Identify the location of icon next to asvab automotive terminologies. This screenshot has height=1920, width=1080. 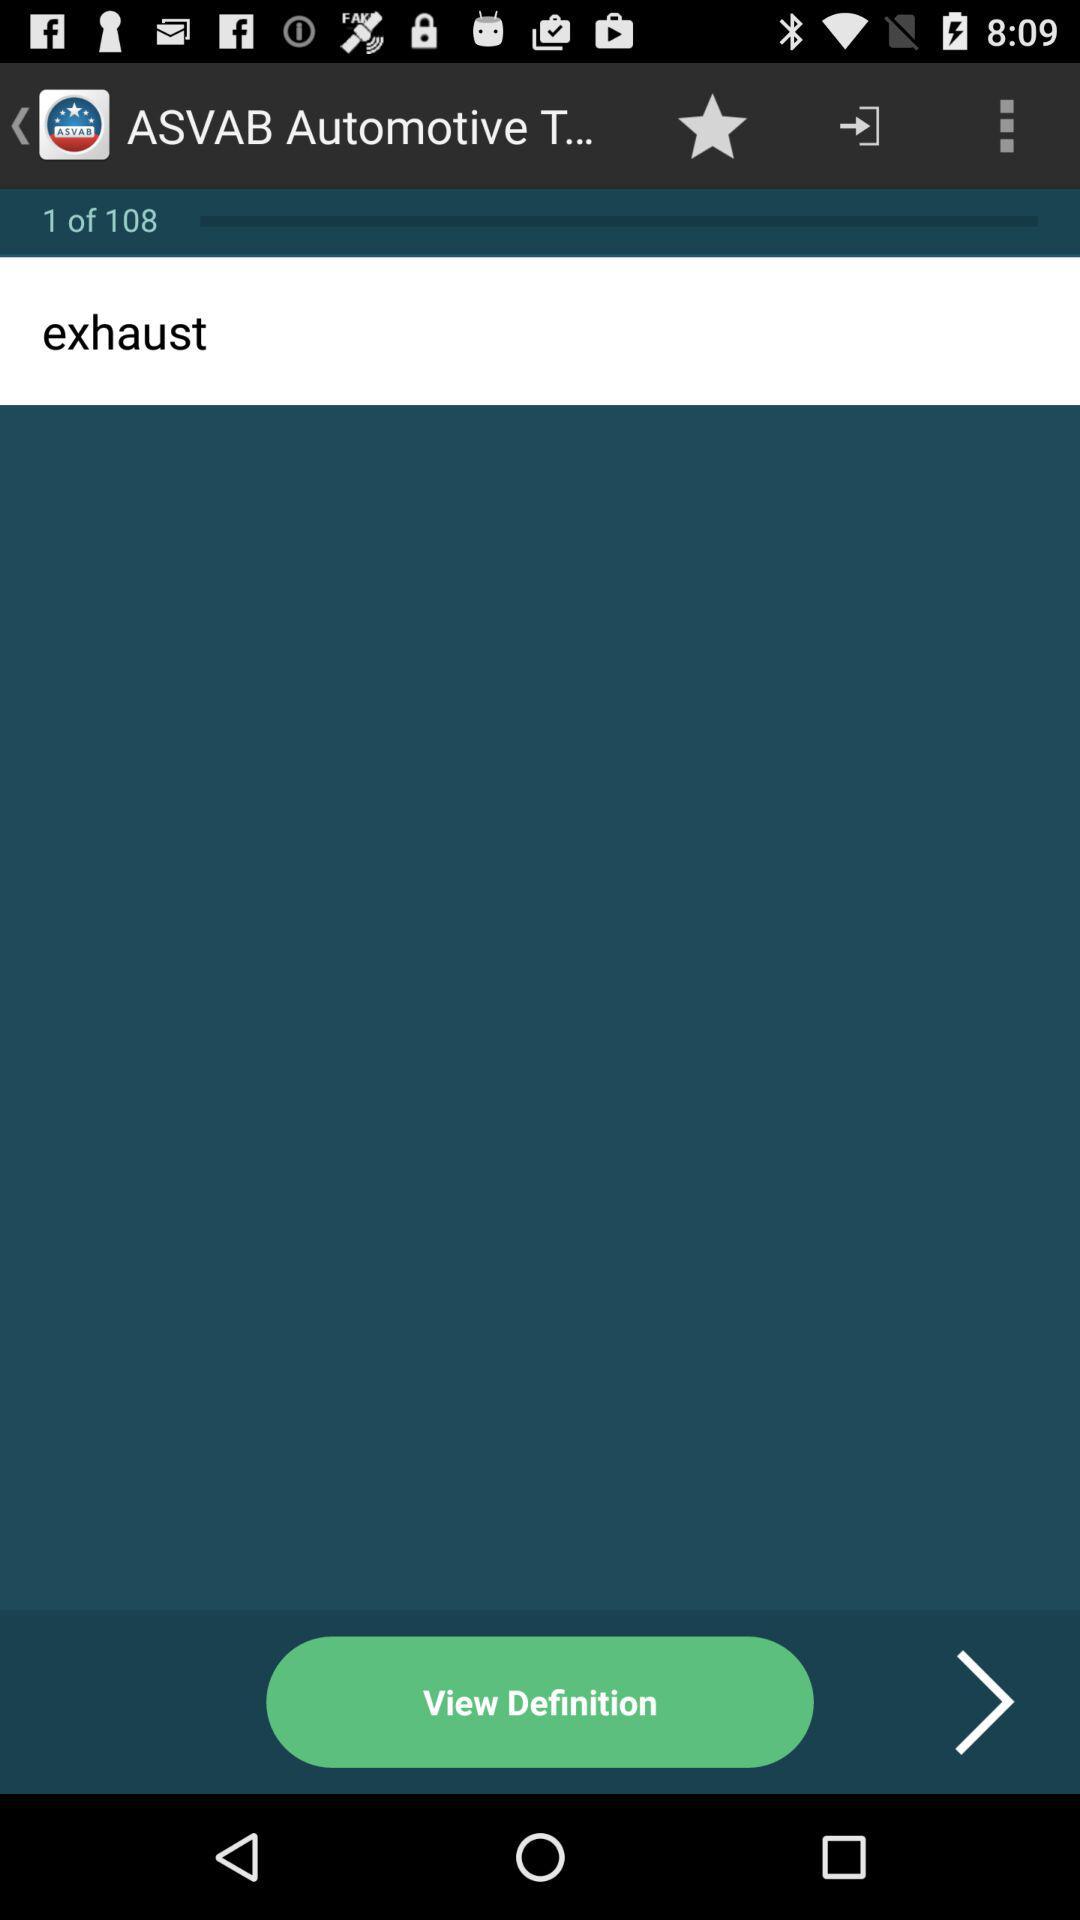
(711, 124).